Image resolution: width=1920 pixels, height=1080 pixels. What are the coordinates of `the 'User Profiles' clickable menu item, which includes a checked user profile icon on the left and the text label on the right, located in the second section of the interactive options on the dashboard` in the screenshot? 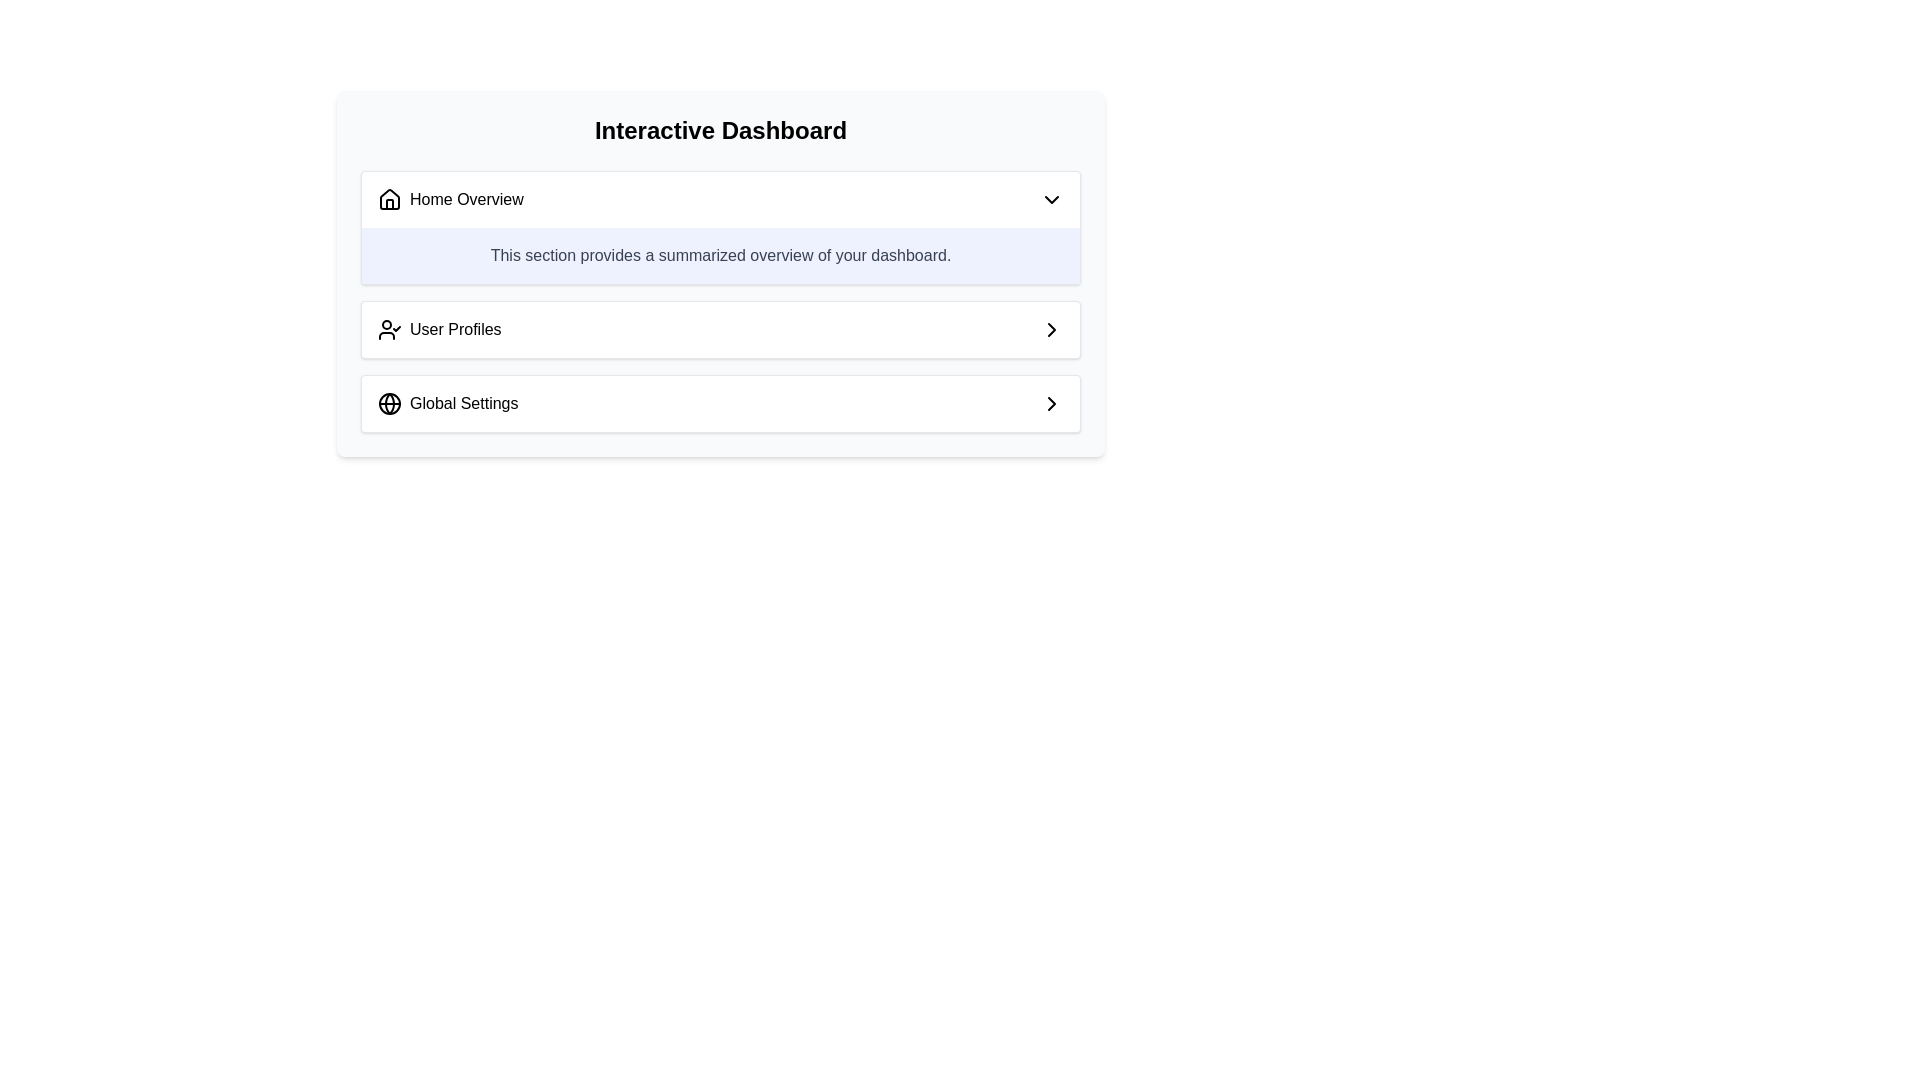 It's located at (438, 329).